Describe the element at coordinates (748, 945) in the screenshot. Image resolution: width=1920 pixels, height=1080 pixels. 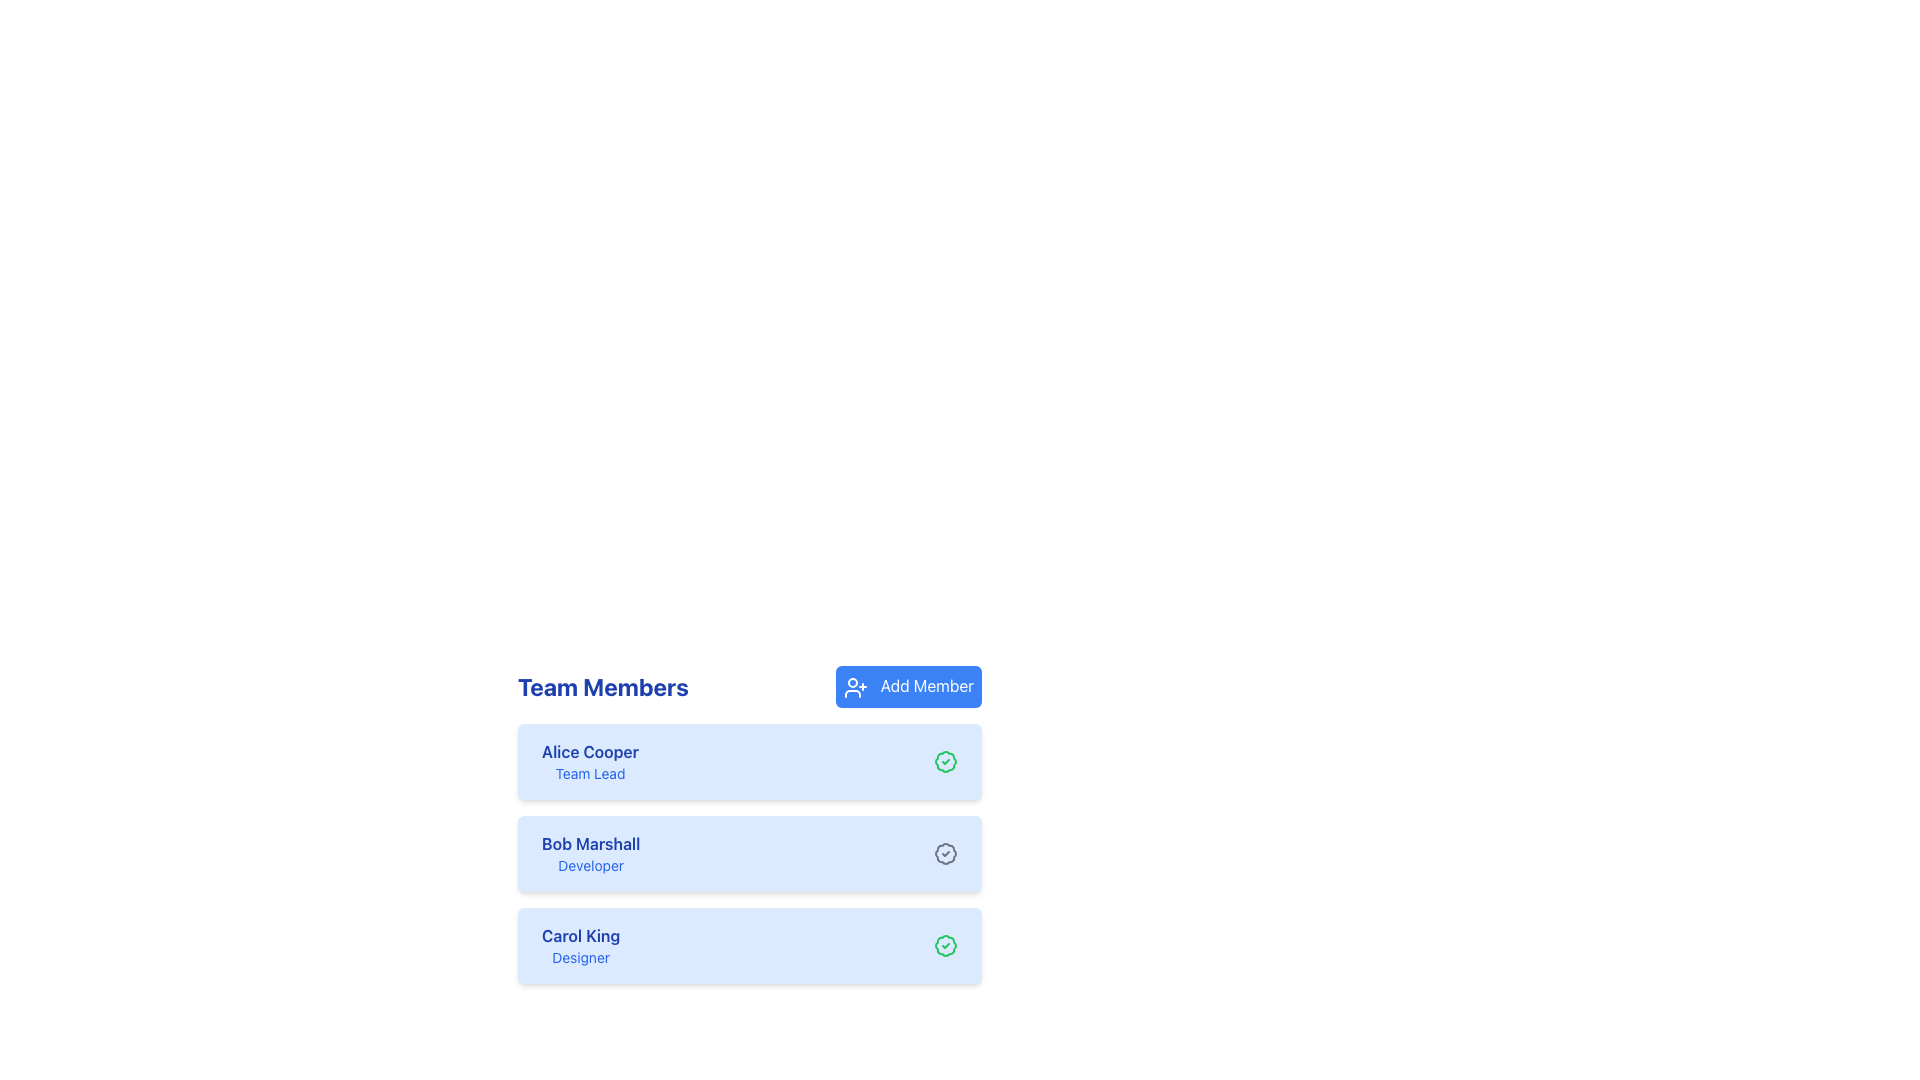
I see `text content of the third List Item in the 'Team Members' list, which displays the name 'Carol King' and role 'Designer' with a green checkmark for verification` at that location.